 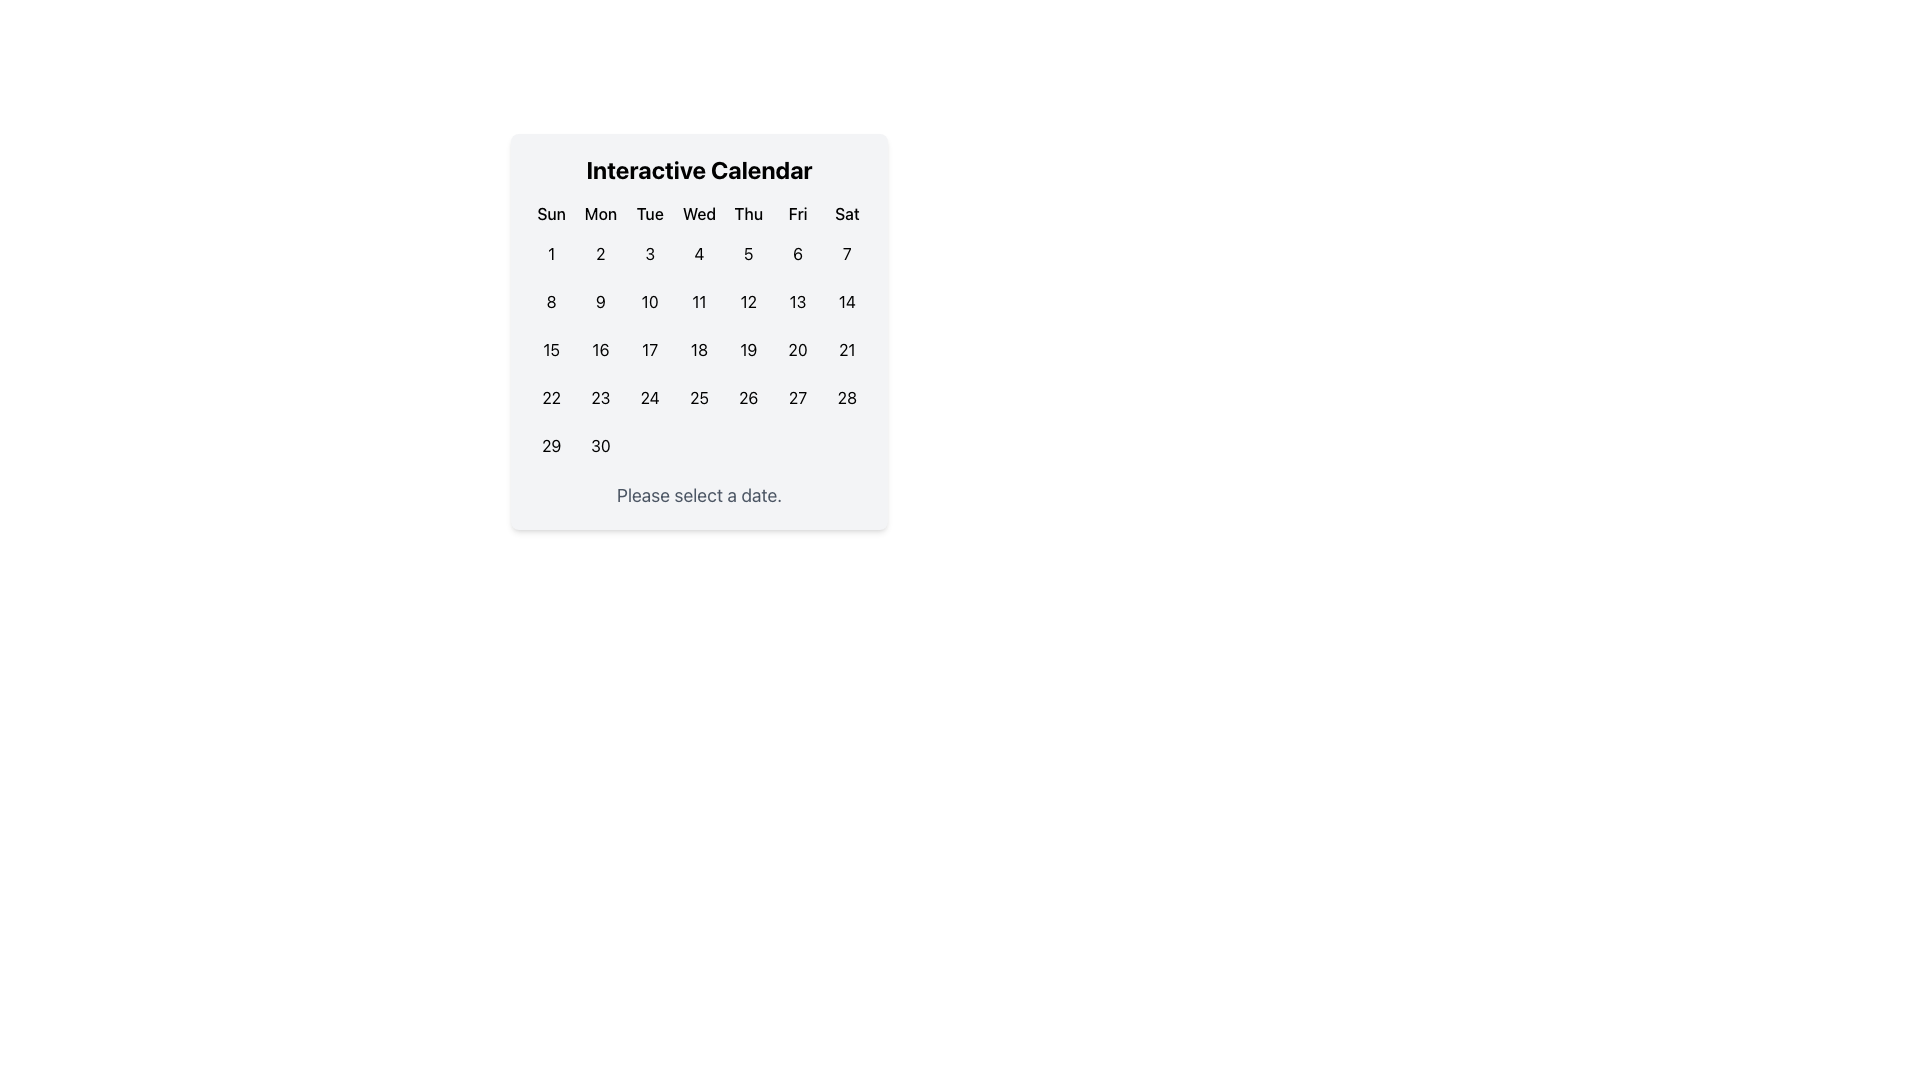 I want to click on the interactive Text Label indicating the 19th day of the calendar, so click(x=747, y=349).